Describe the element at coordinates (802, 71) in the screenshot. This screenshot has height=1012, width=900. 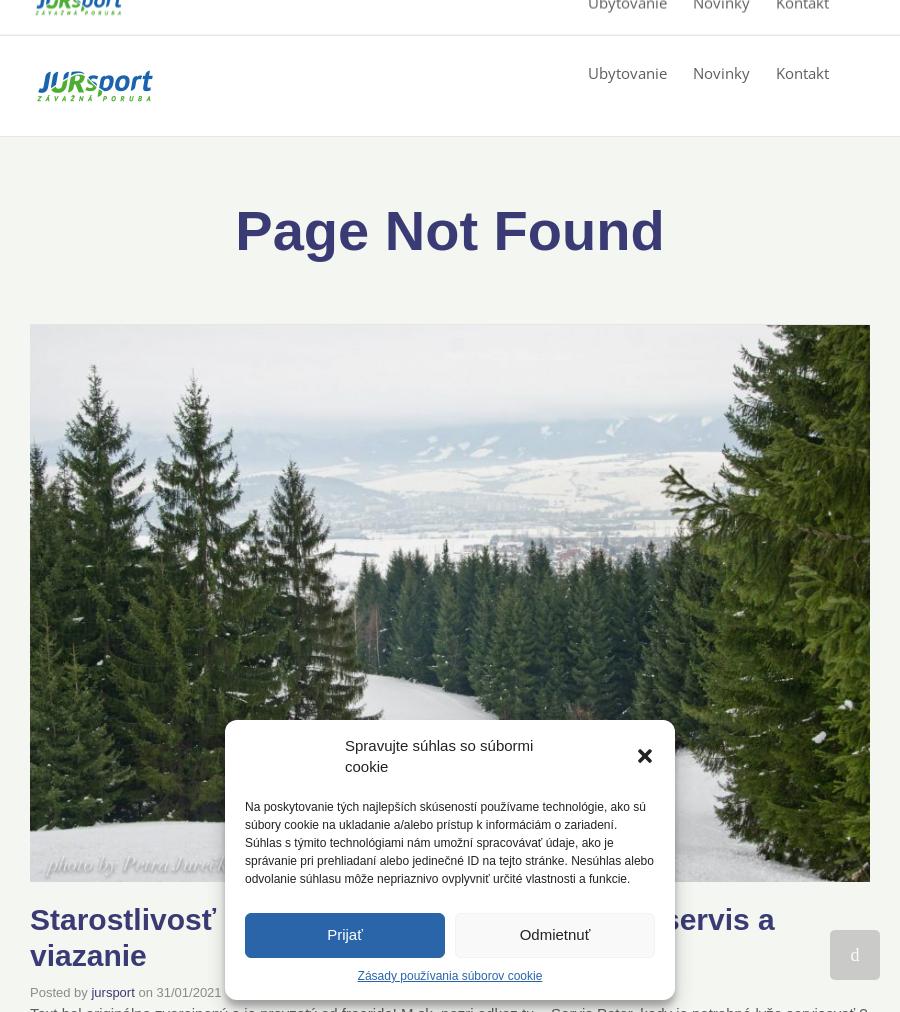
I see `'Kontakt'` at that location.